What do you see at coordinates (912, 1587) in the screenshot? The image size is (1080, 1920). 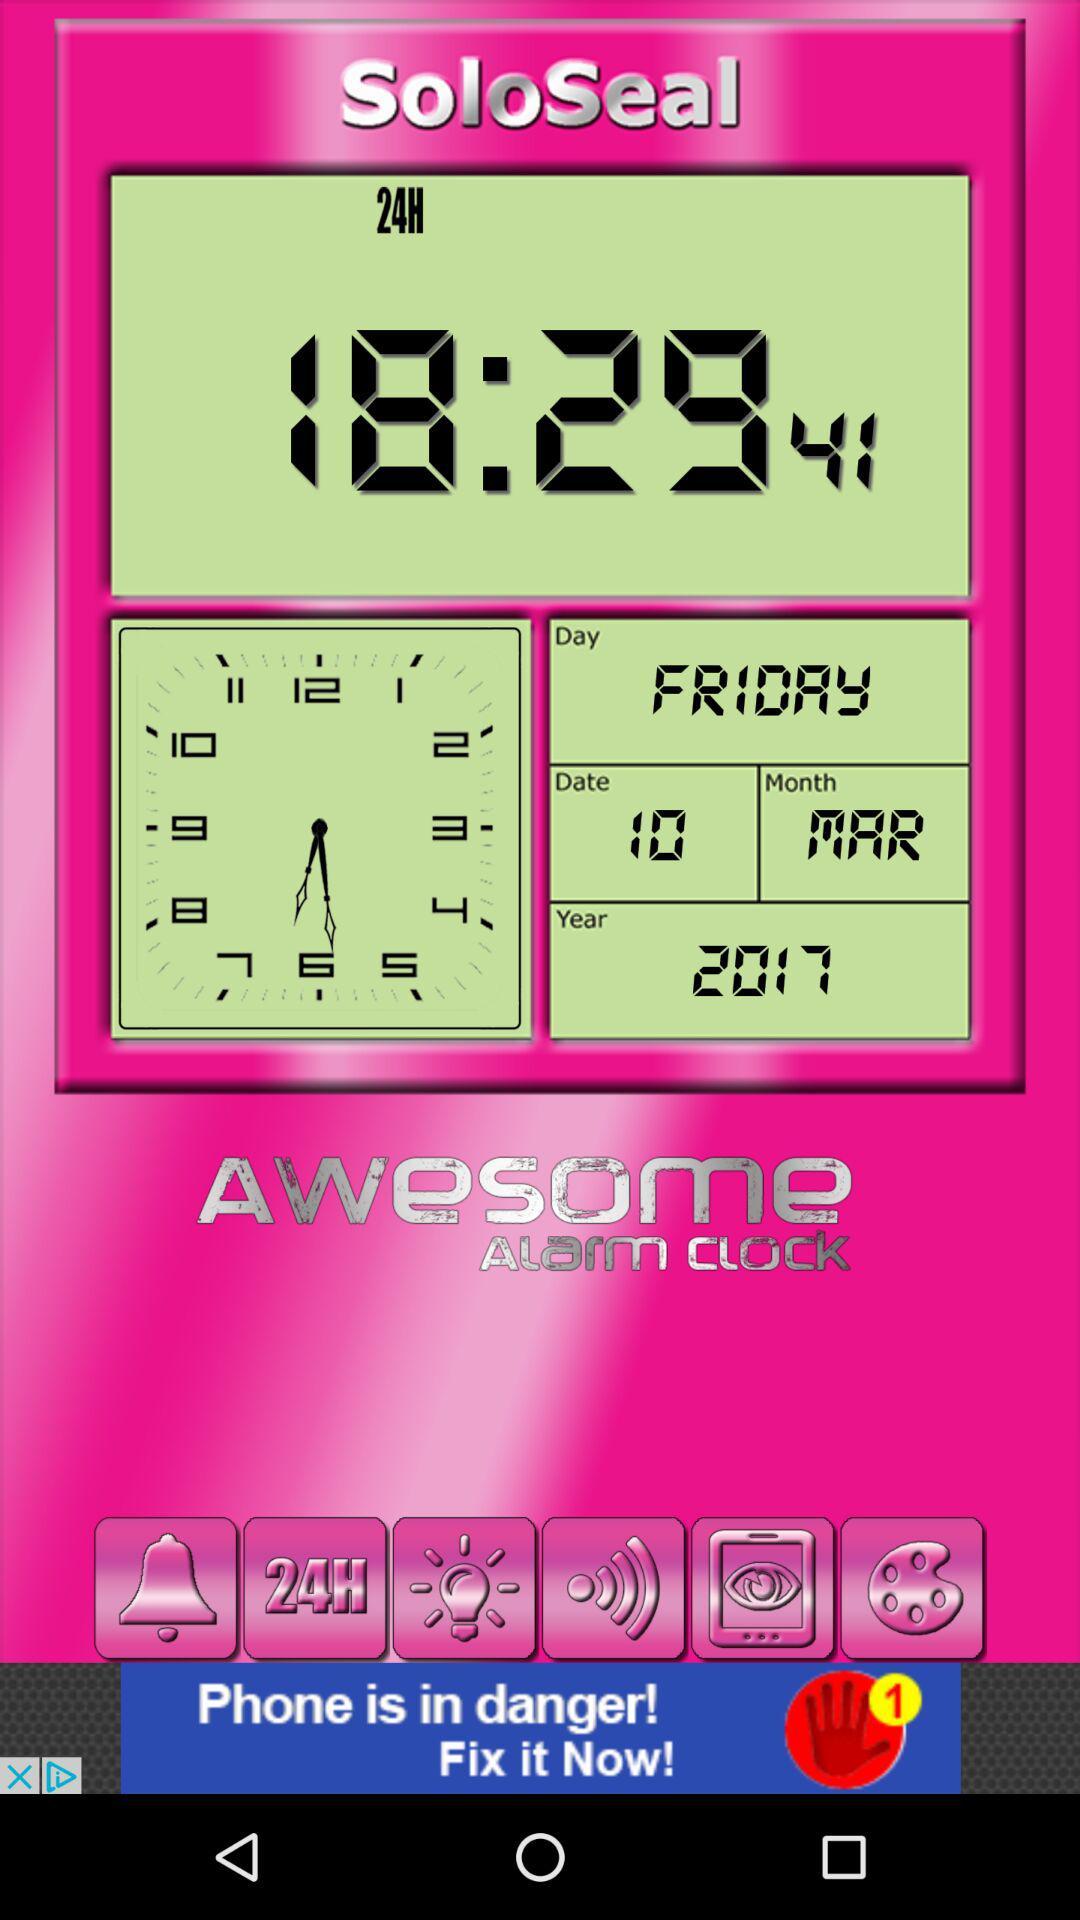 I see `change clock appearance` at bounding box center [912, 1587].